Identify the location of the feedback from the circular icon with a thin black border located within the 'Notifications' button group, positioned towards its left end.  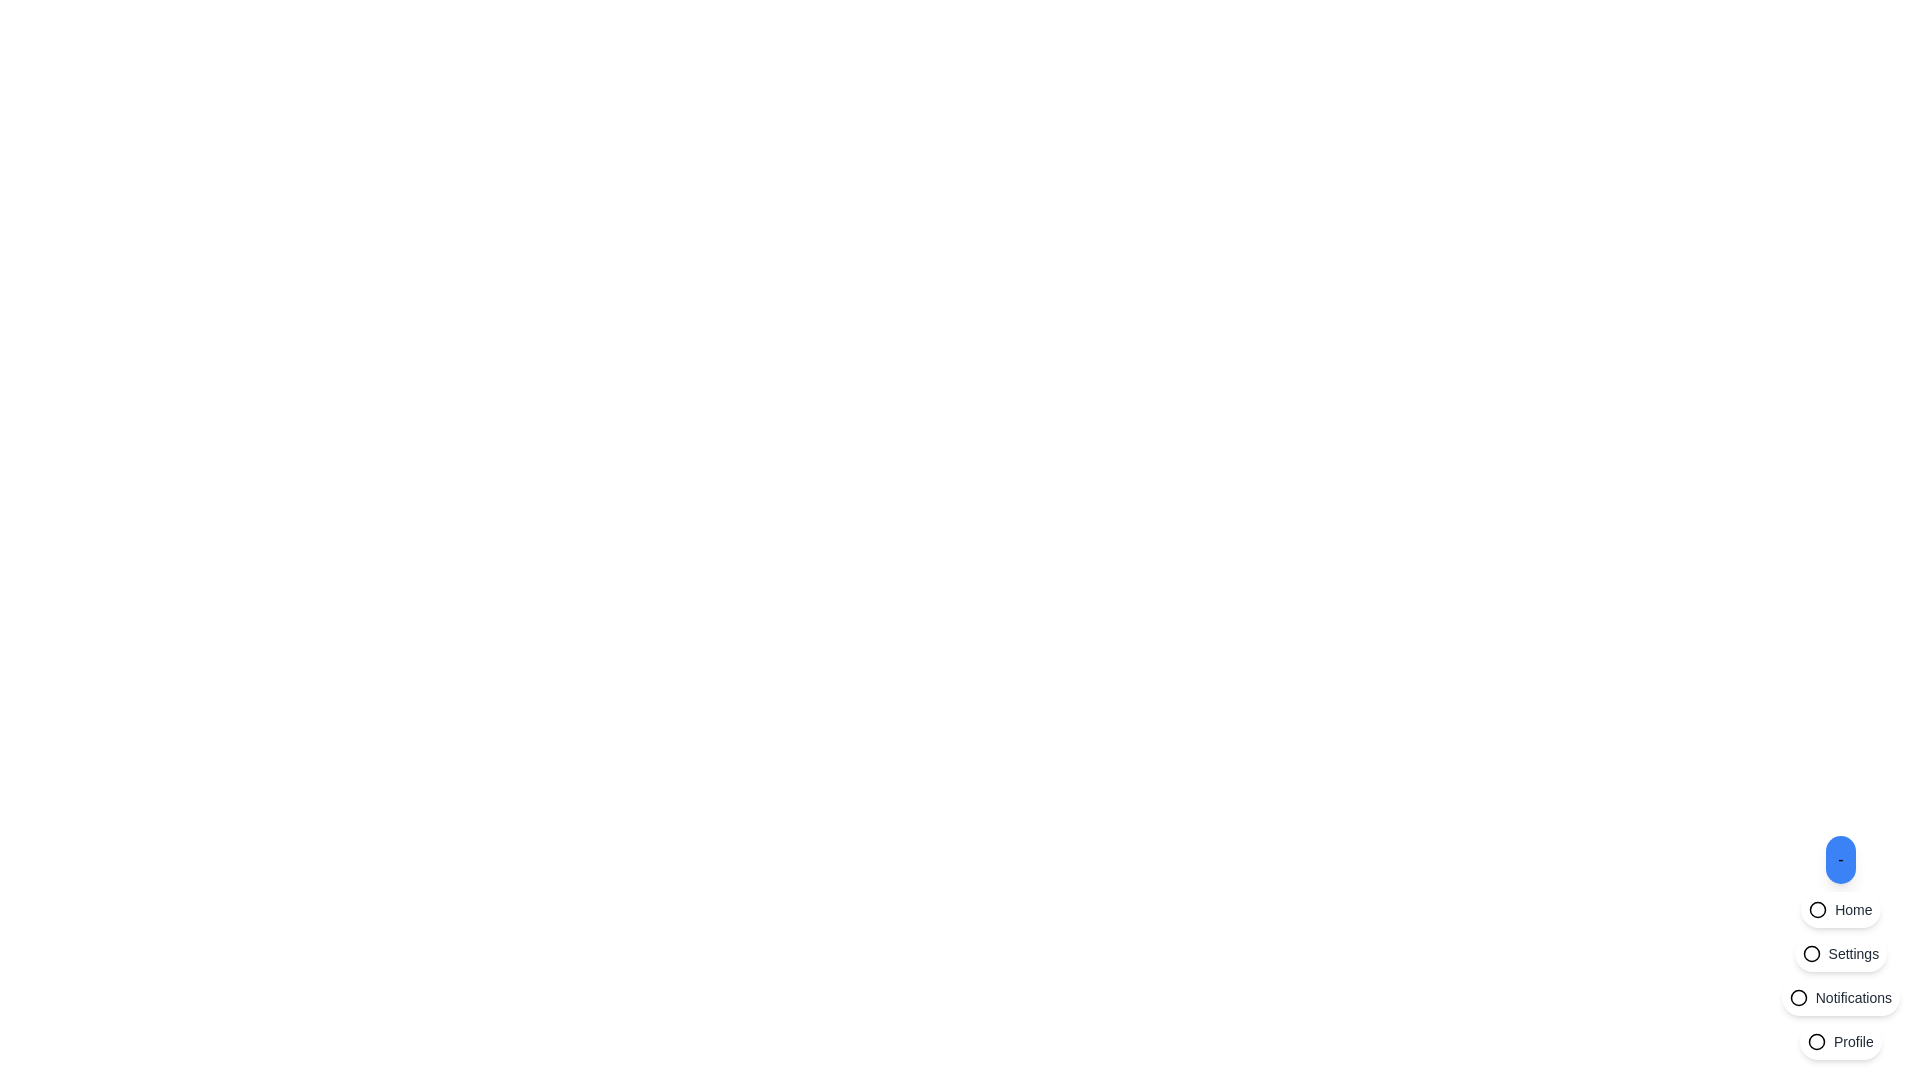
(1798, 998).